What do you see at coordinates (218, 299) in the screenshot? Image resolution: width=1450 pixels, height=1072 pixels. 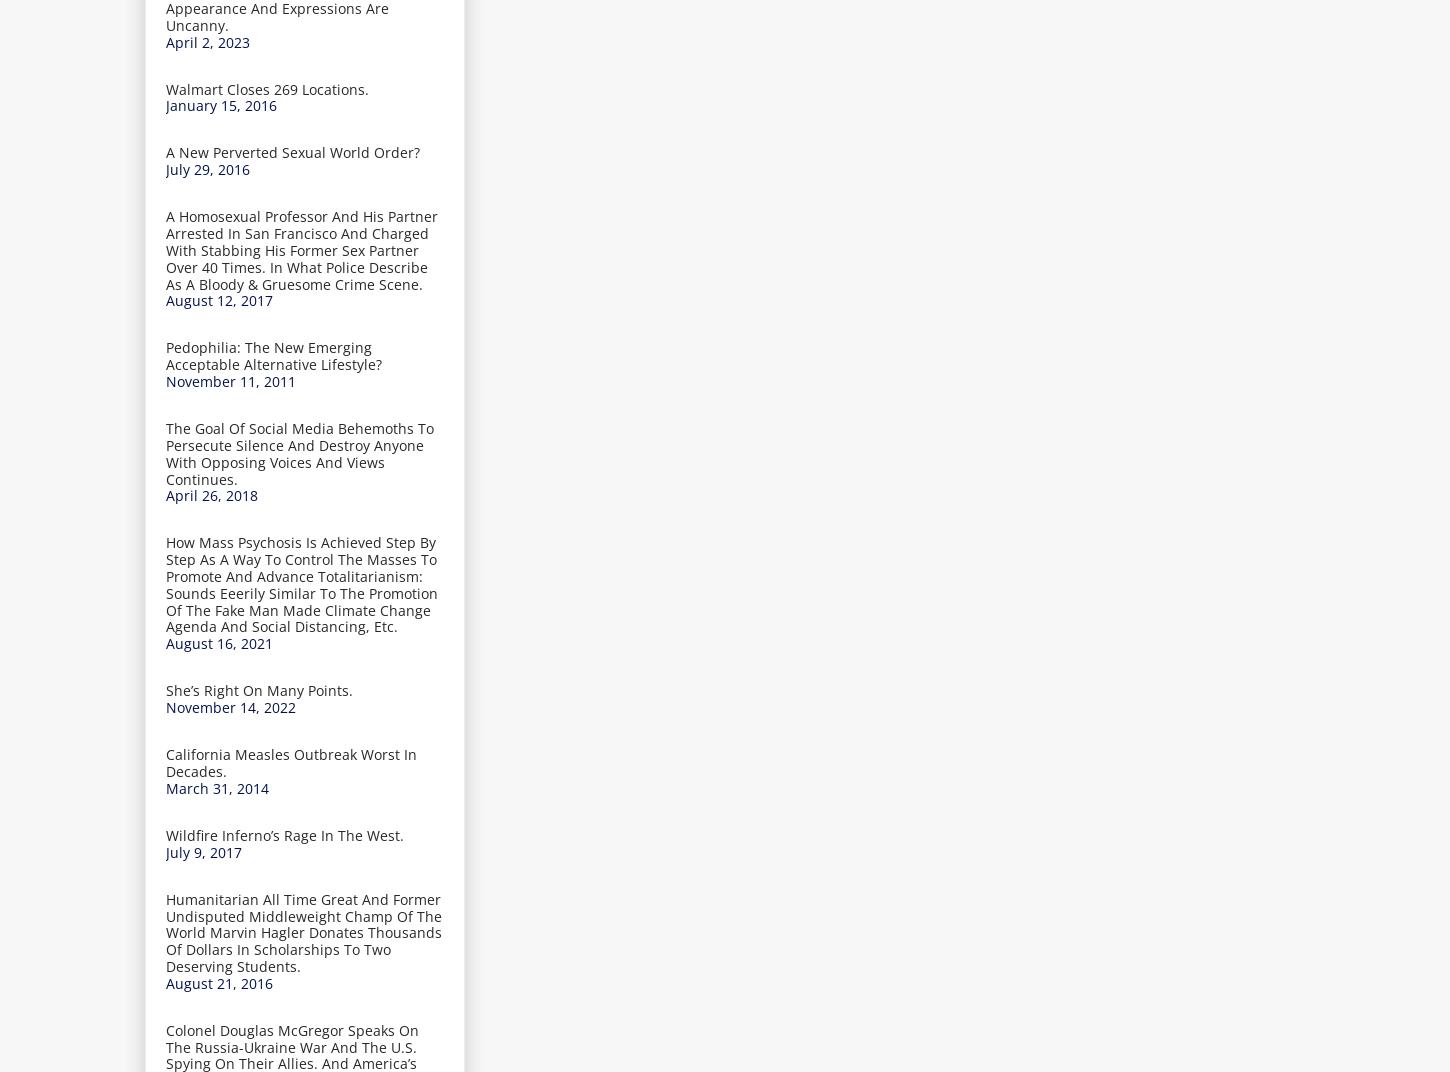 I see `'August 12, 2017'` at bounding box center [218, 299].